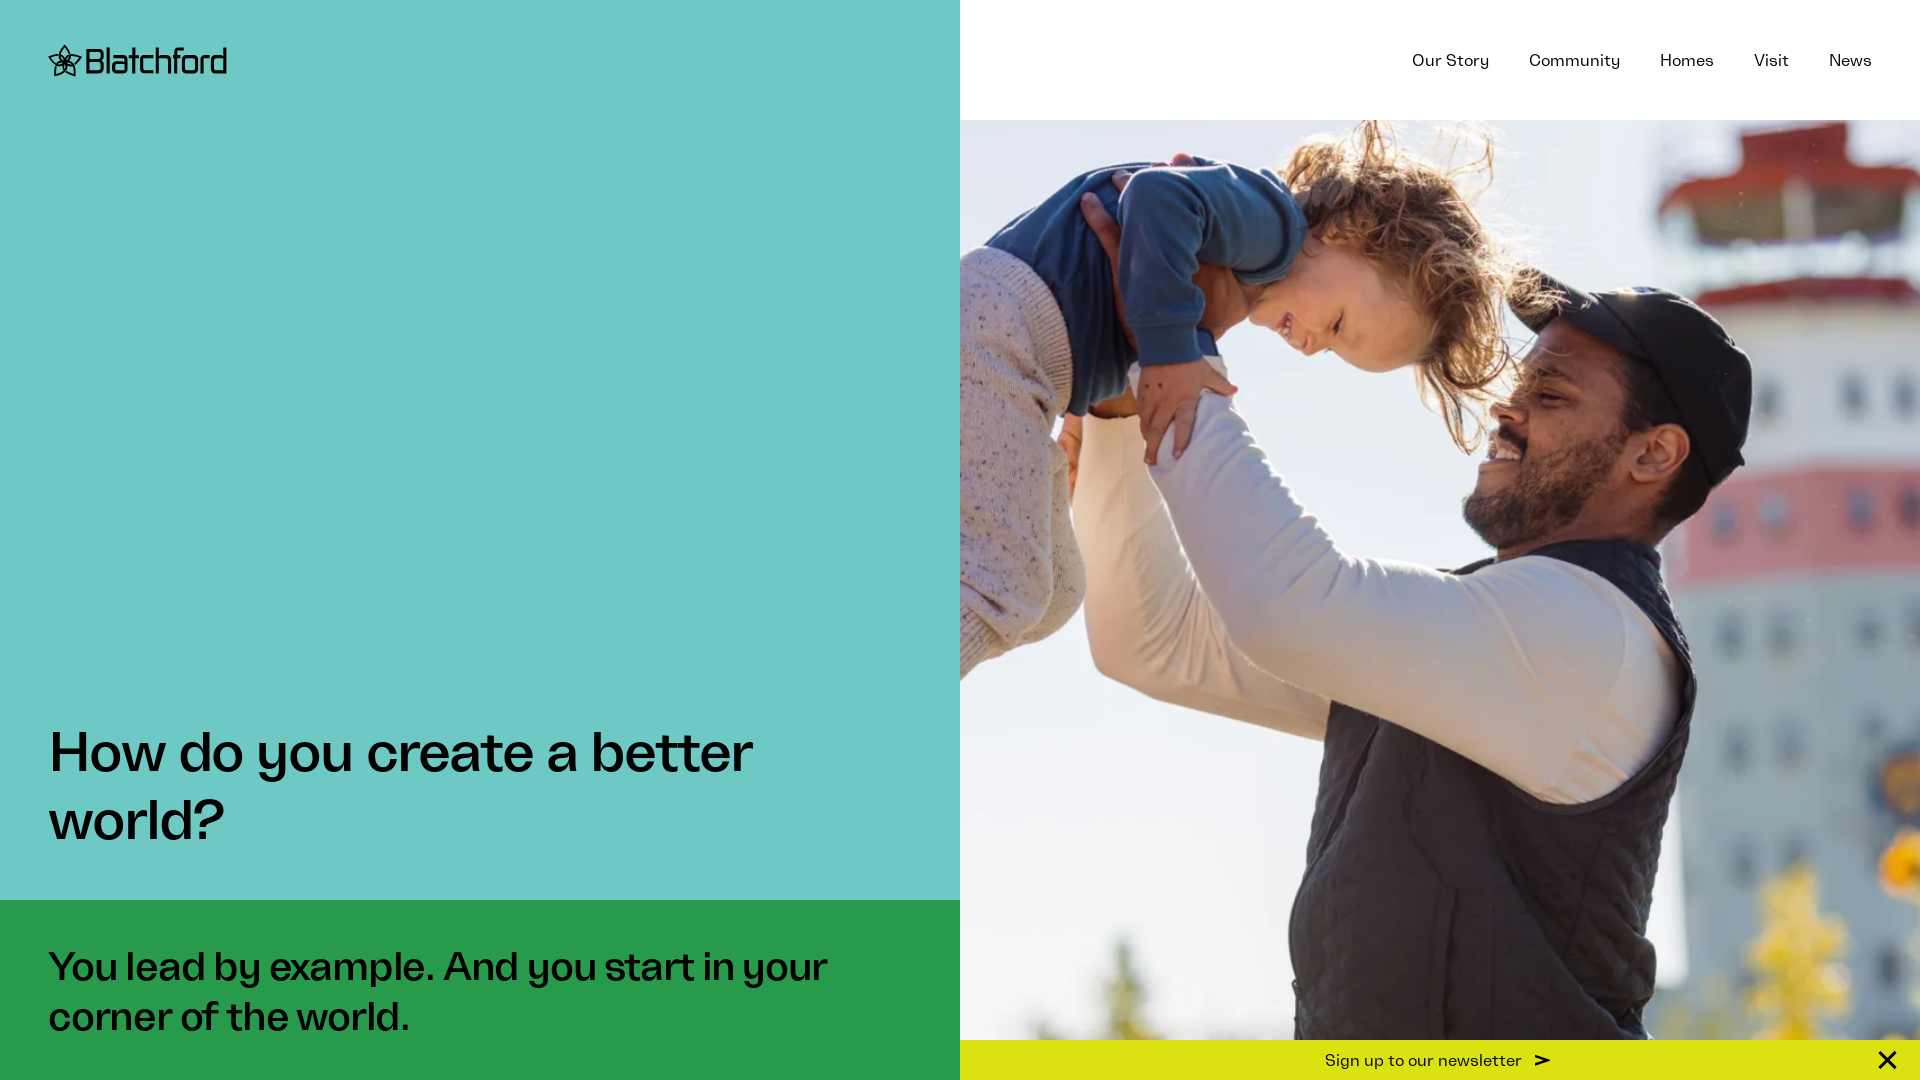 The width and height of the screenshot is (1920, 1080). What do you see at coordinates (1450, 59) in the screenshot?
I see `'Our Story'` at bounding box center [1450, 59].